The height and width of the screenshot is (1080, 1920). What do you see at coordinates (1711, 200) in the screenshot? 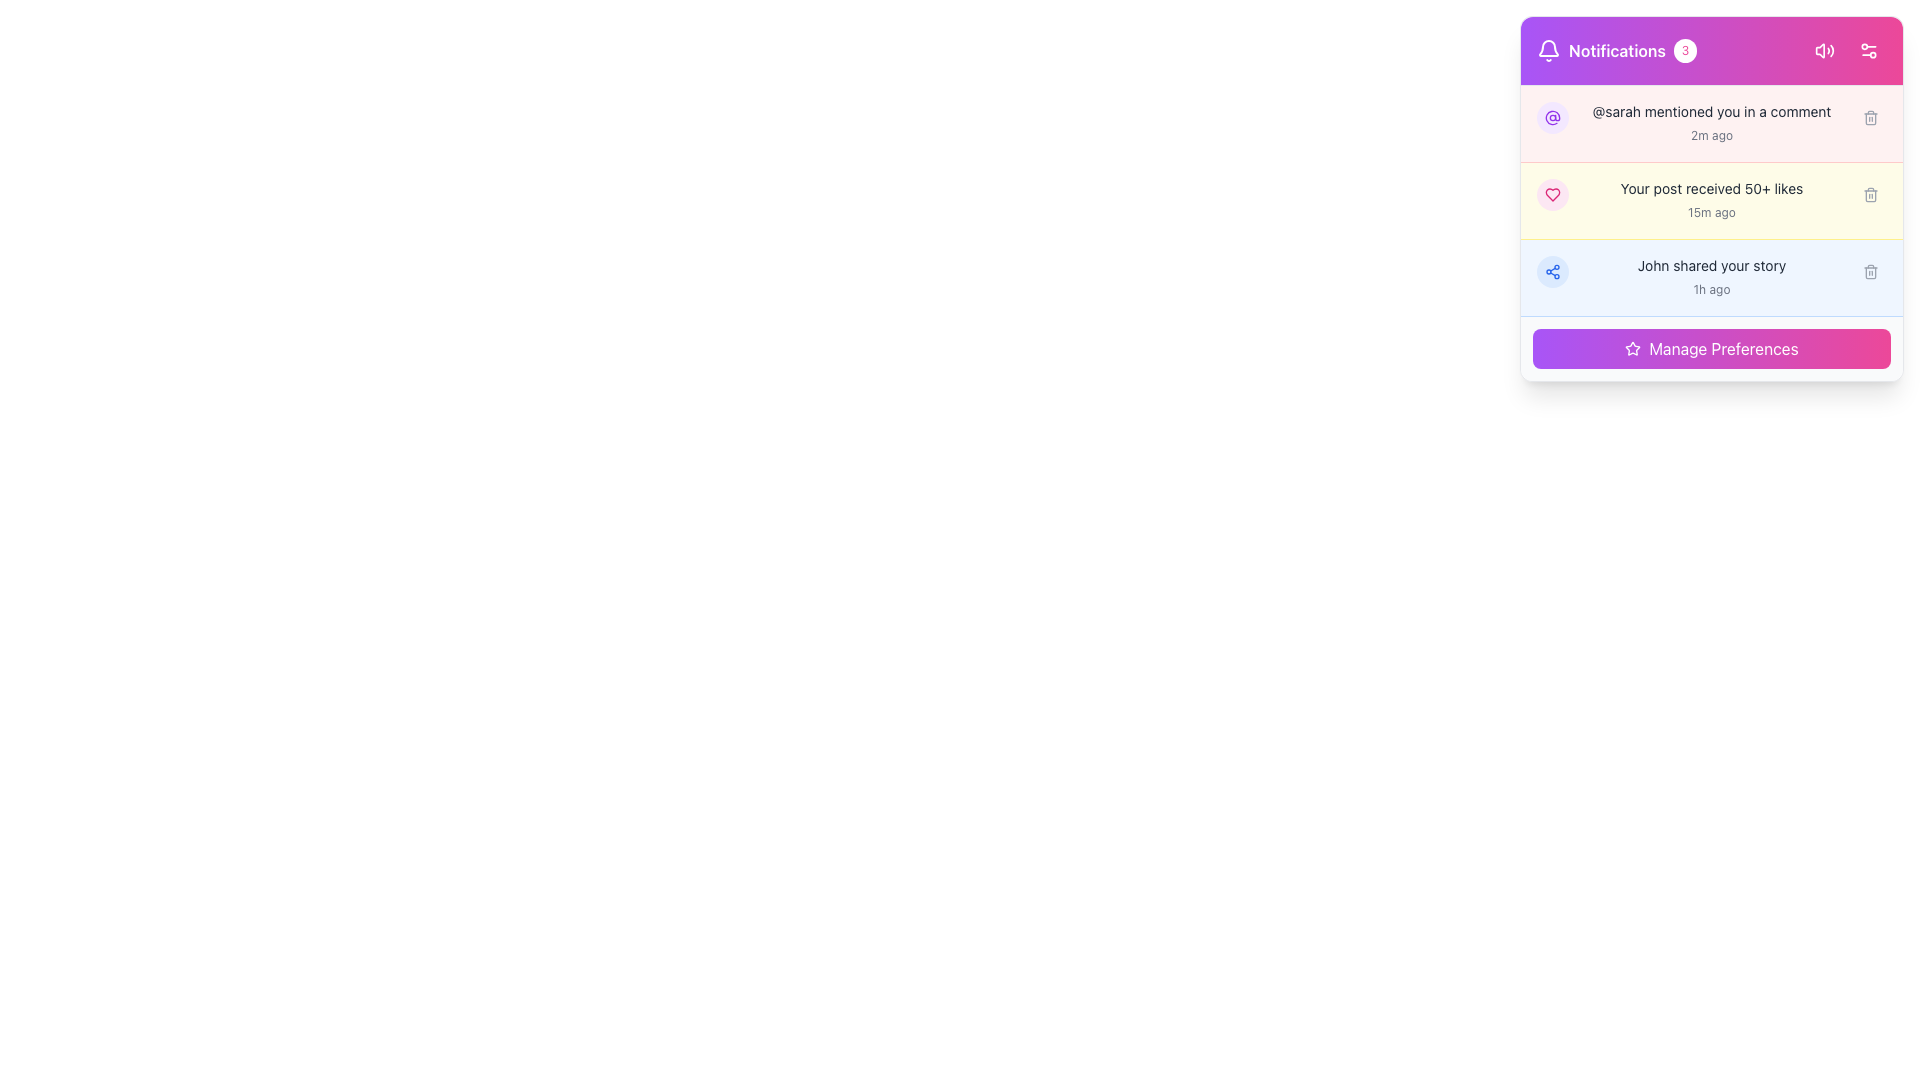
I see `notification text that informs the user about their post receiving over 50 likes, which is the second notification item in the list` at bounding box center [1711, 200].